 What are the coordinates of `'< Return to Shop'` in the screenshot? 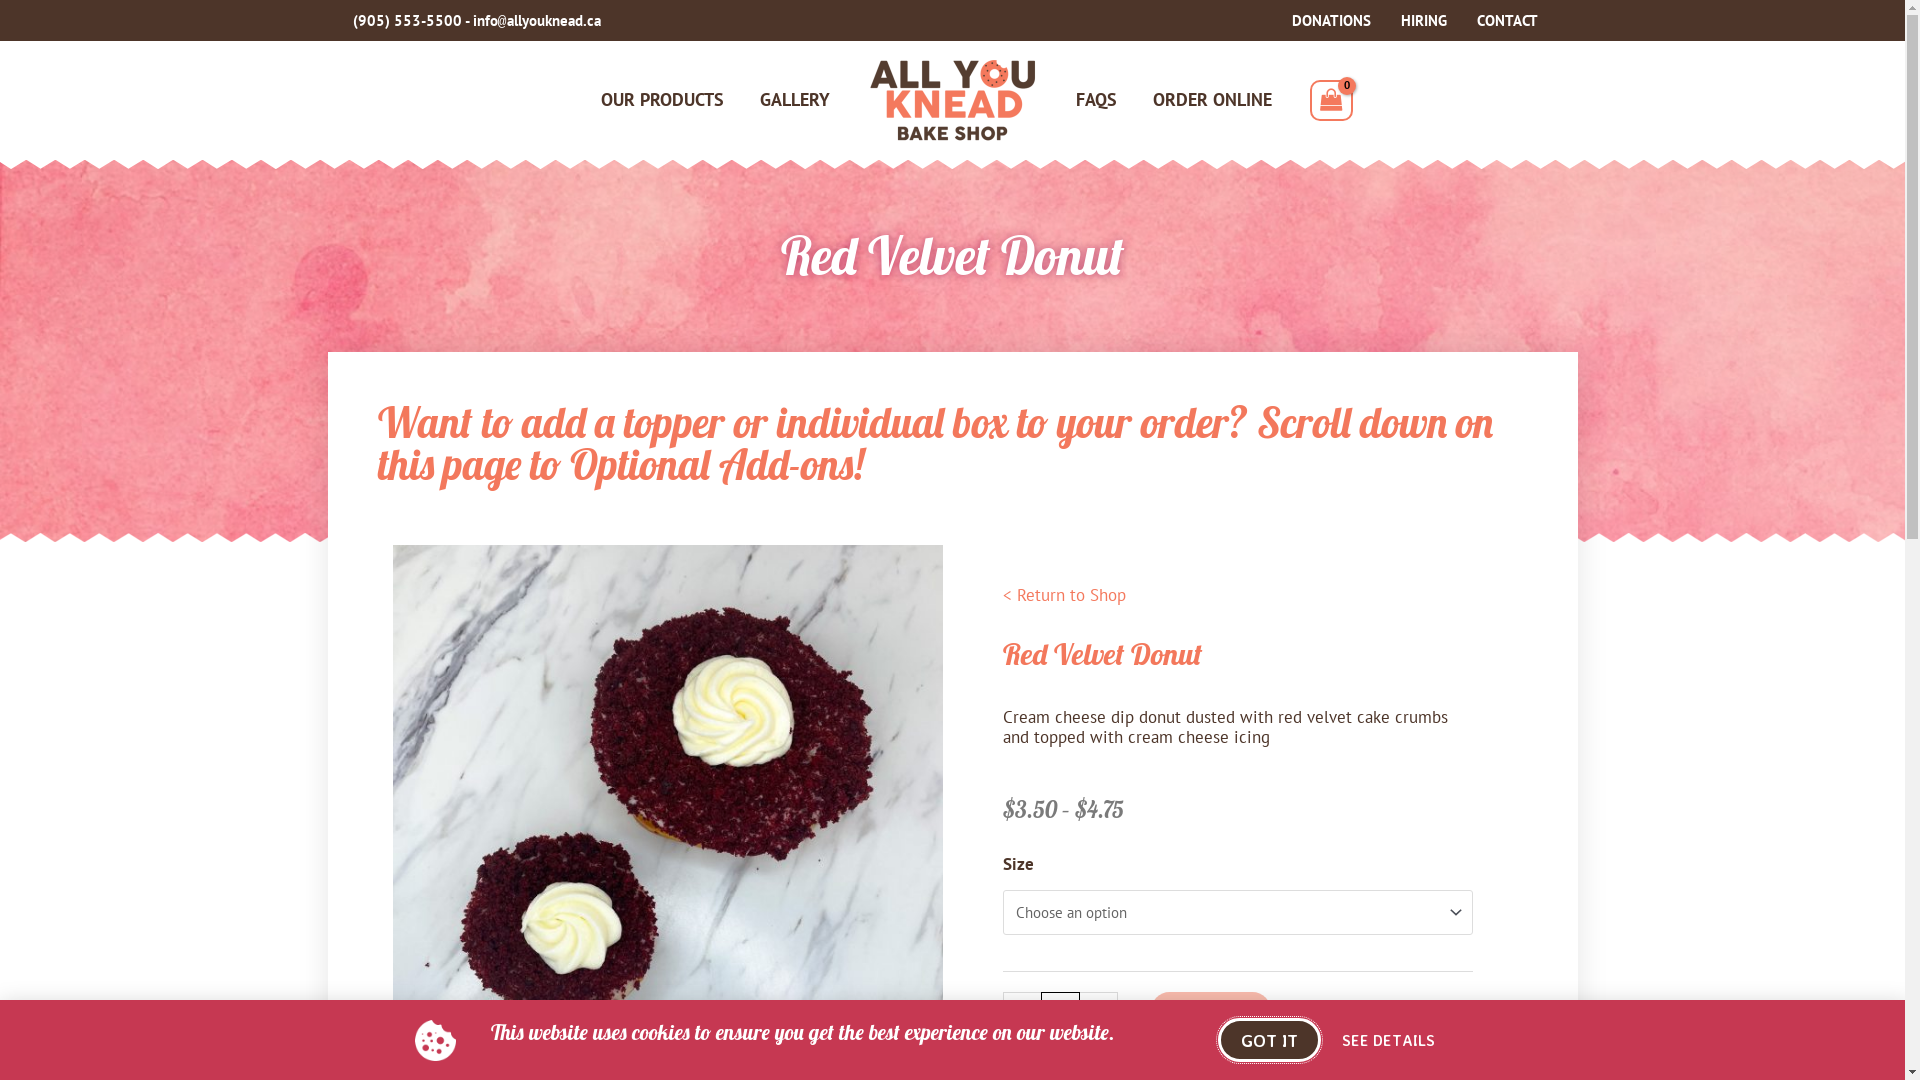 It's located at (1062, 593).